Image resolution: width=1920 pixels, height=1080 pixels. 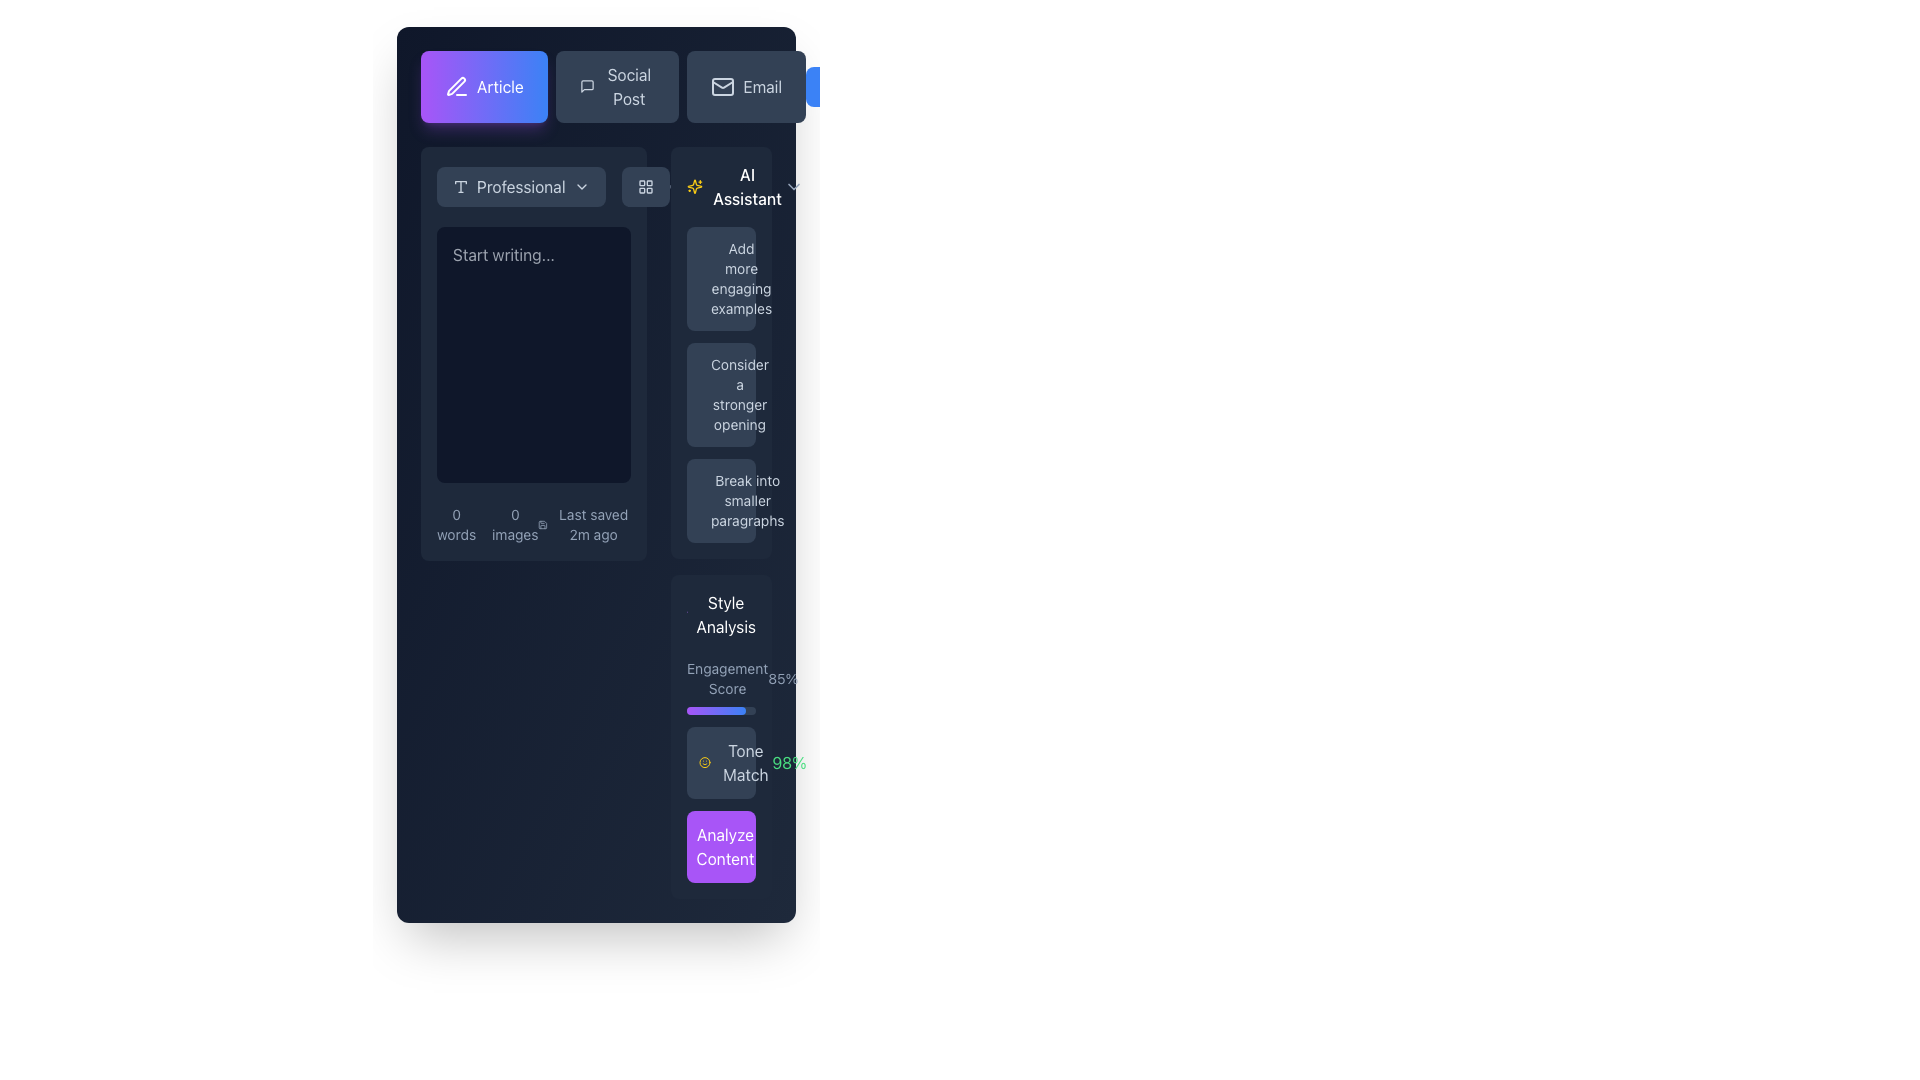 I want to click on the Text label located in the bottom-right section of the interface that indicates a feature related to analyzing styles, so click(x=725, y=613).